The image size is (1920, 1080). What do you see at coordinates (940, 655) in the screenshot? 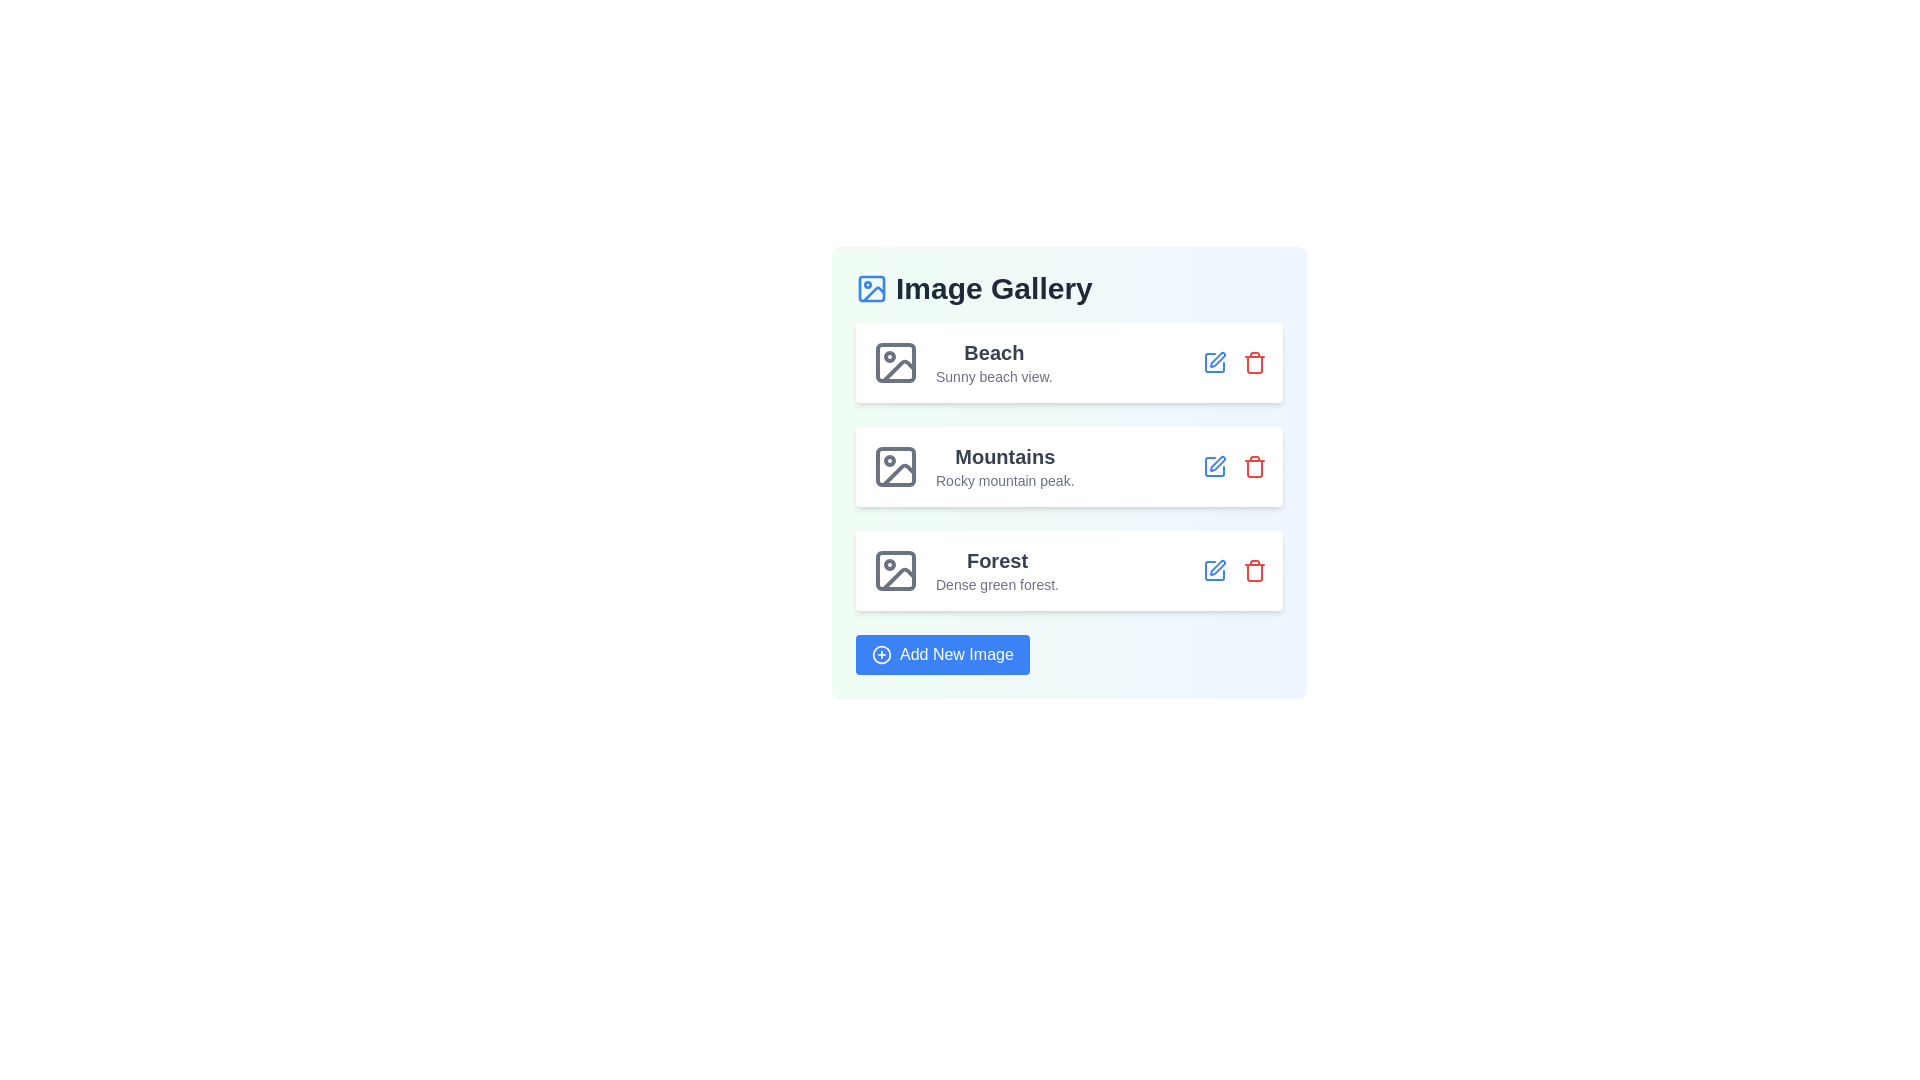
I see `'Add New Image' button to add a new image to the gallery` at bounding box center [940, 655].